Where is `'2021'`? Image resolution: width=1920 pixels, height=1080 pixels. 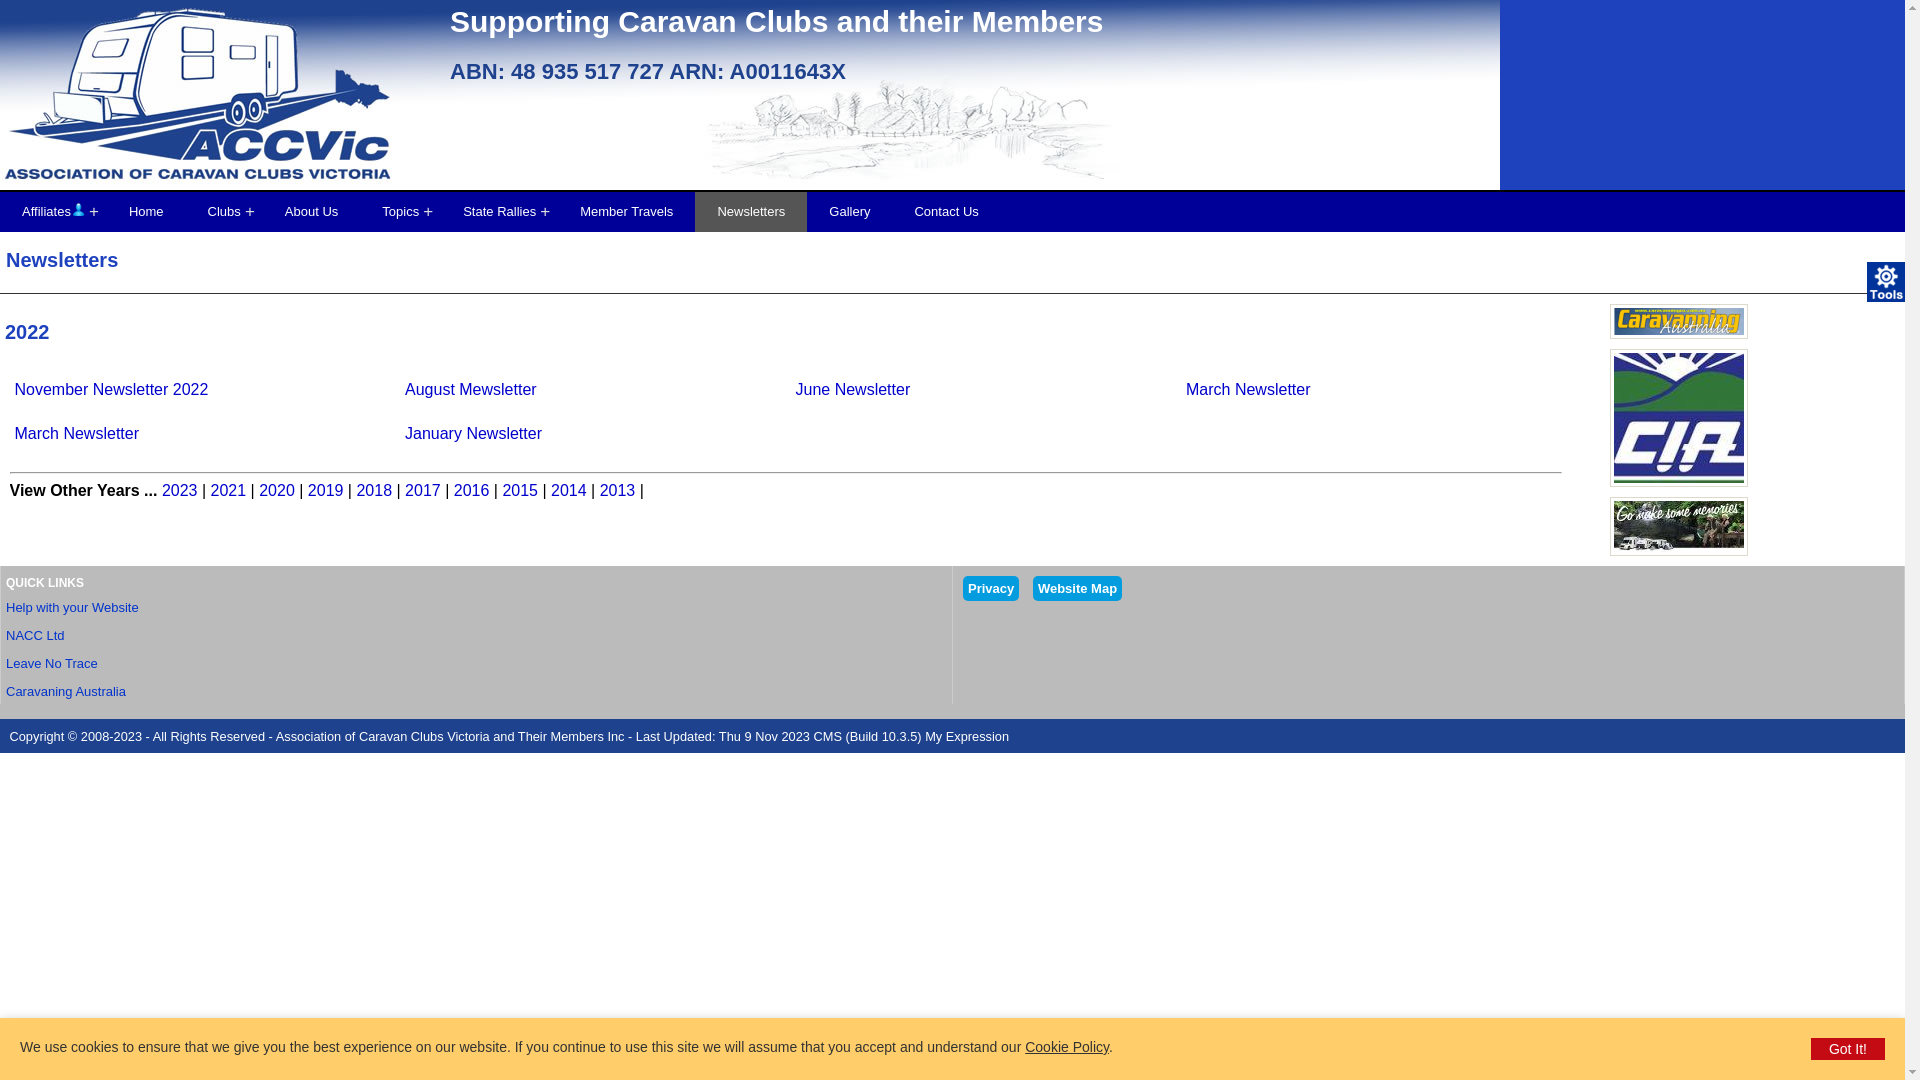 '2021' is located at coordinates (229, 490).